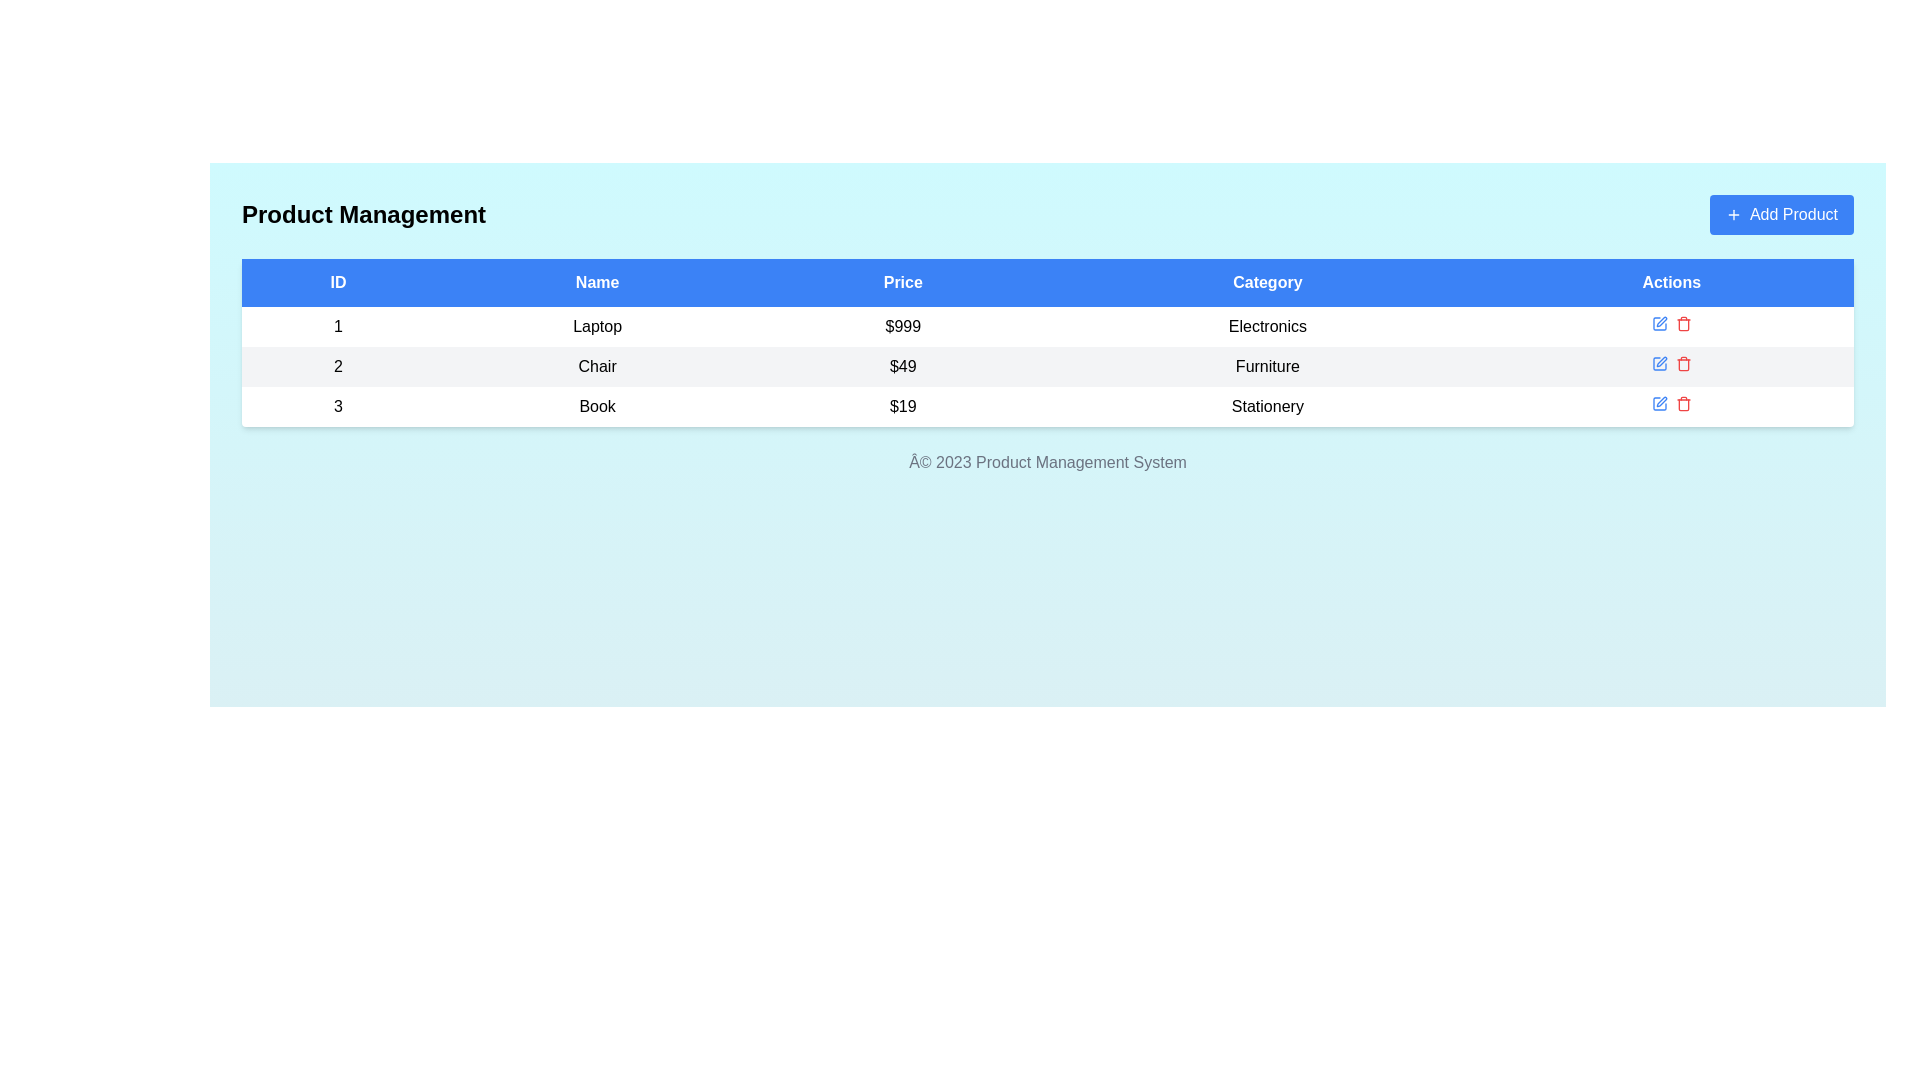  Describe the element at coordinates (1661, 320) in the screenshot. I see `the edit button located in the 'Actions' column of the table, aligned with the first row, to initiate the edit function` at that location.